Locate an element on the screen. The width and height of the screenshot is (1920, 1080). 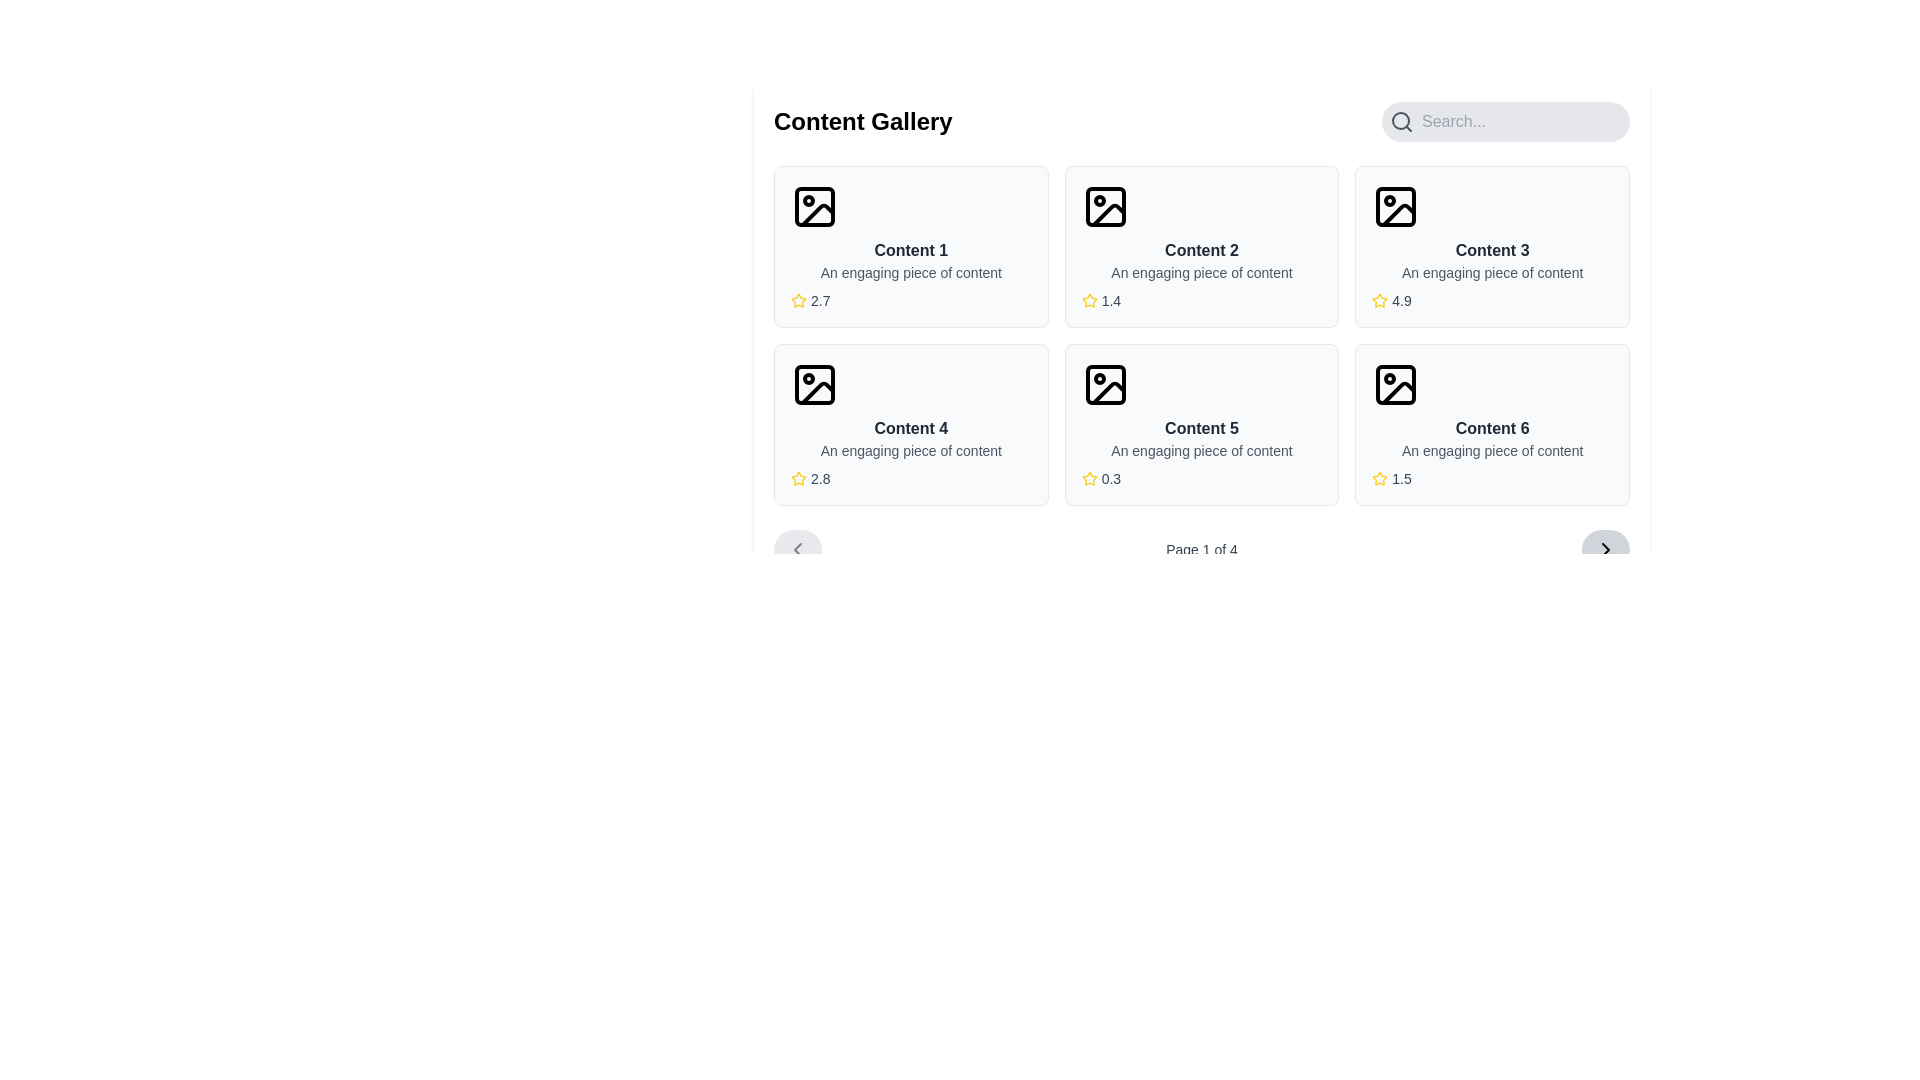
the circular graphical component of the search icon located in the top-right corner of the interface is located at coordinates (1400, 120).